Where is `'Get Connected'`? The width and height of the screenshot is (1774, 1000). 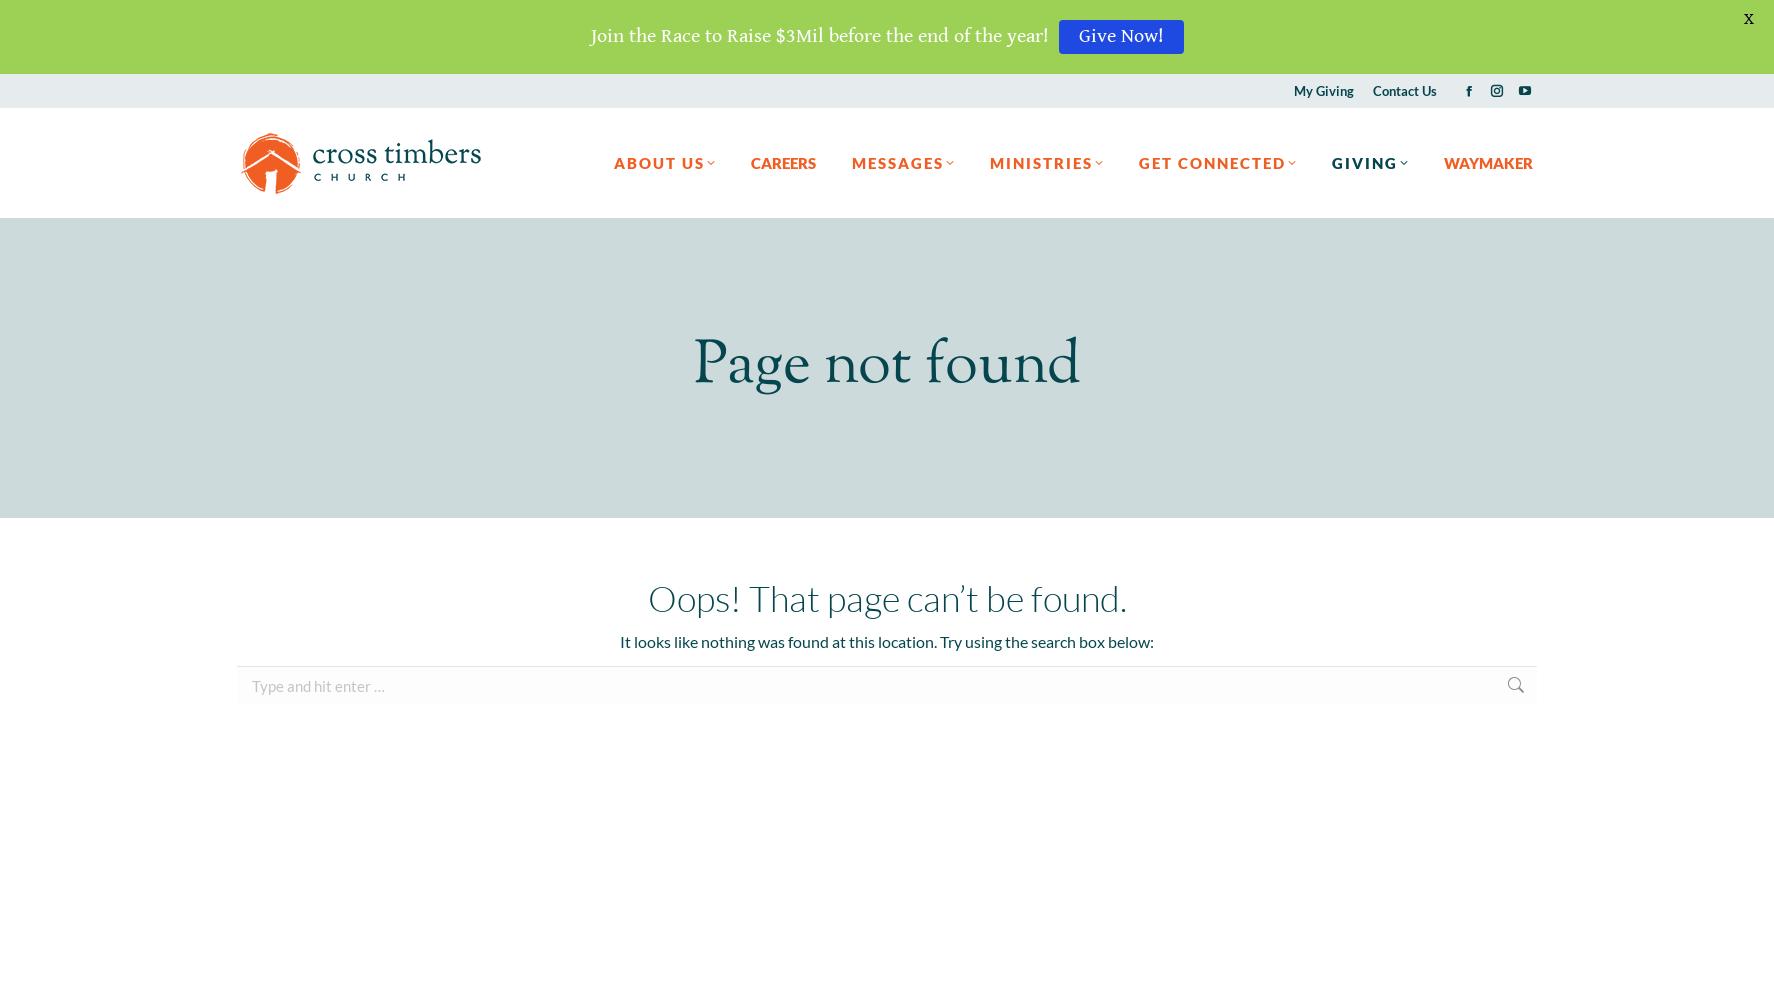
'Get Connected' is located at coordinates (1212, 162).